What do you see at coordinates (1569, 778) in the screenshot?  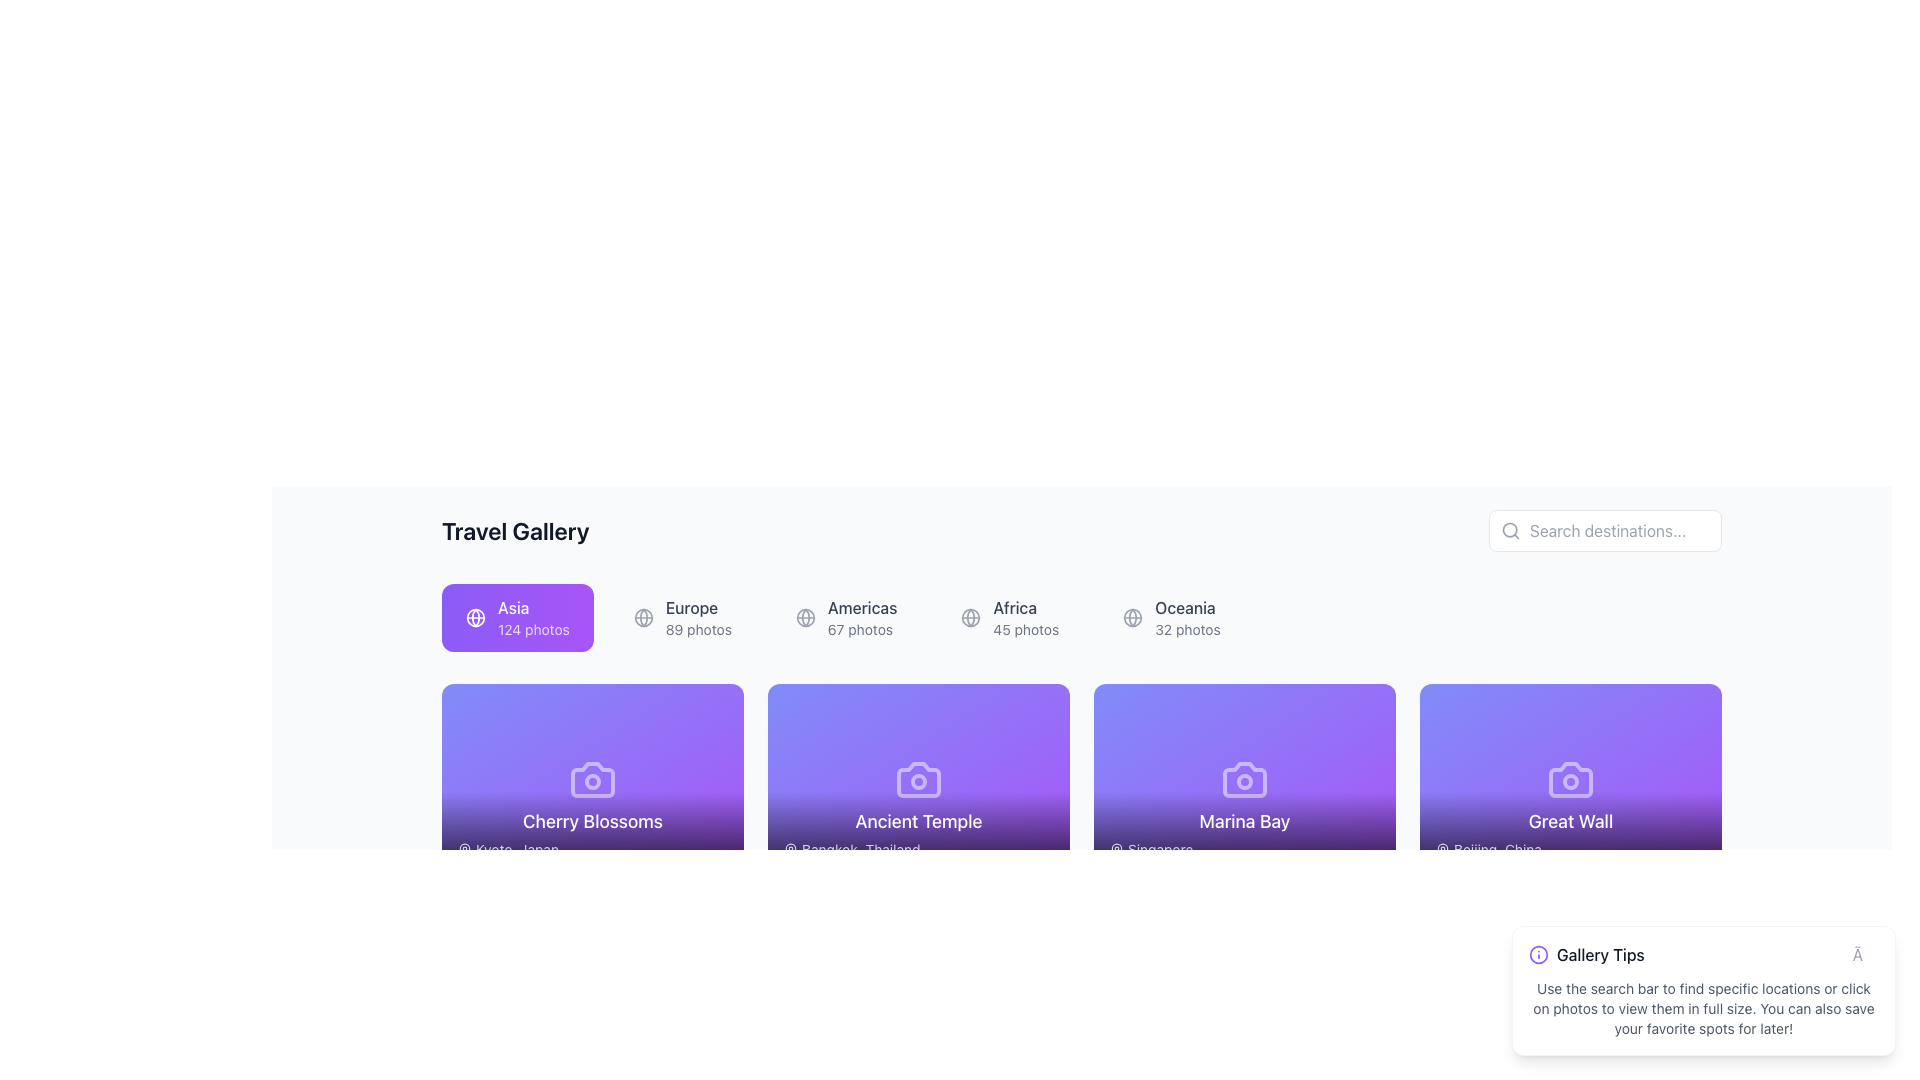 I see `the fourth Card element in the 'Travel Gallery' section, which visually represents the Great Wall destination and contains an image, title, and subtitle` at bounding box center [1569, 778].